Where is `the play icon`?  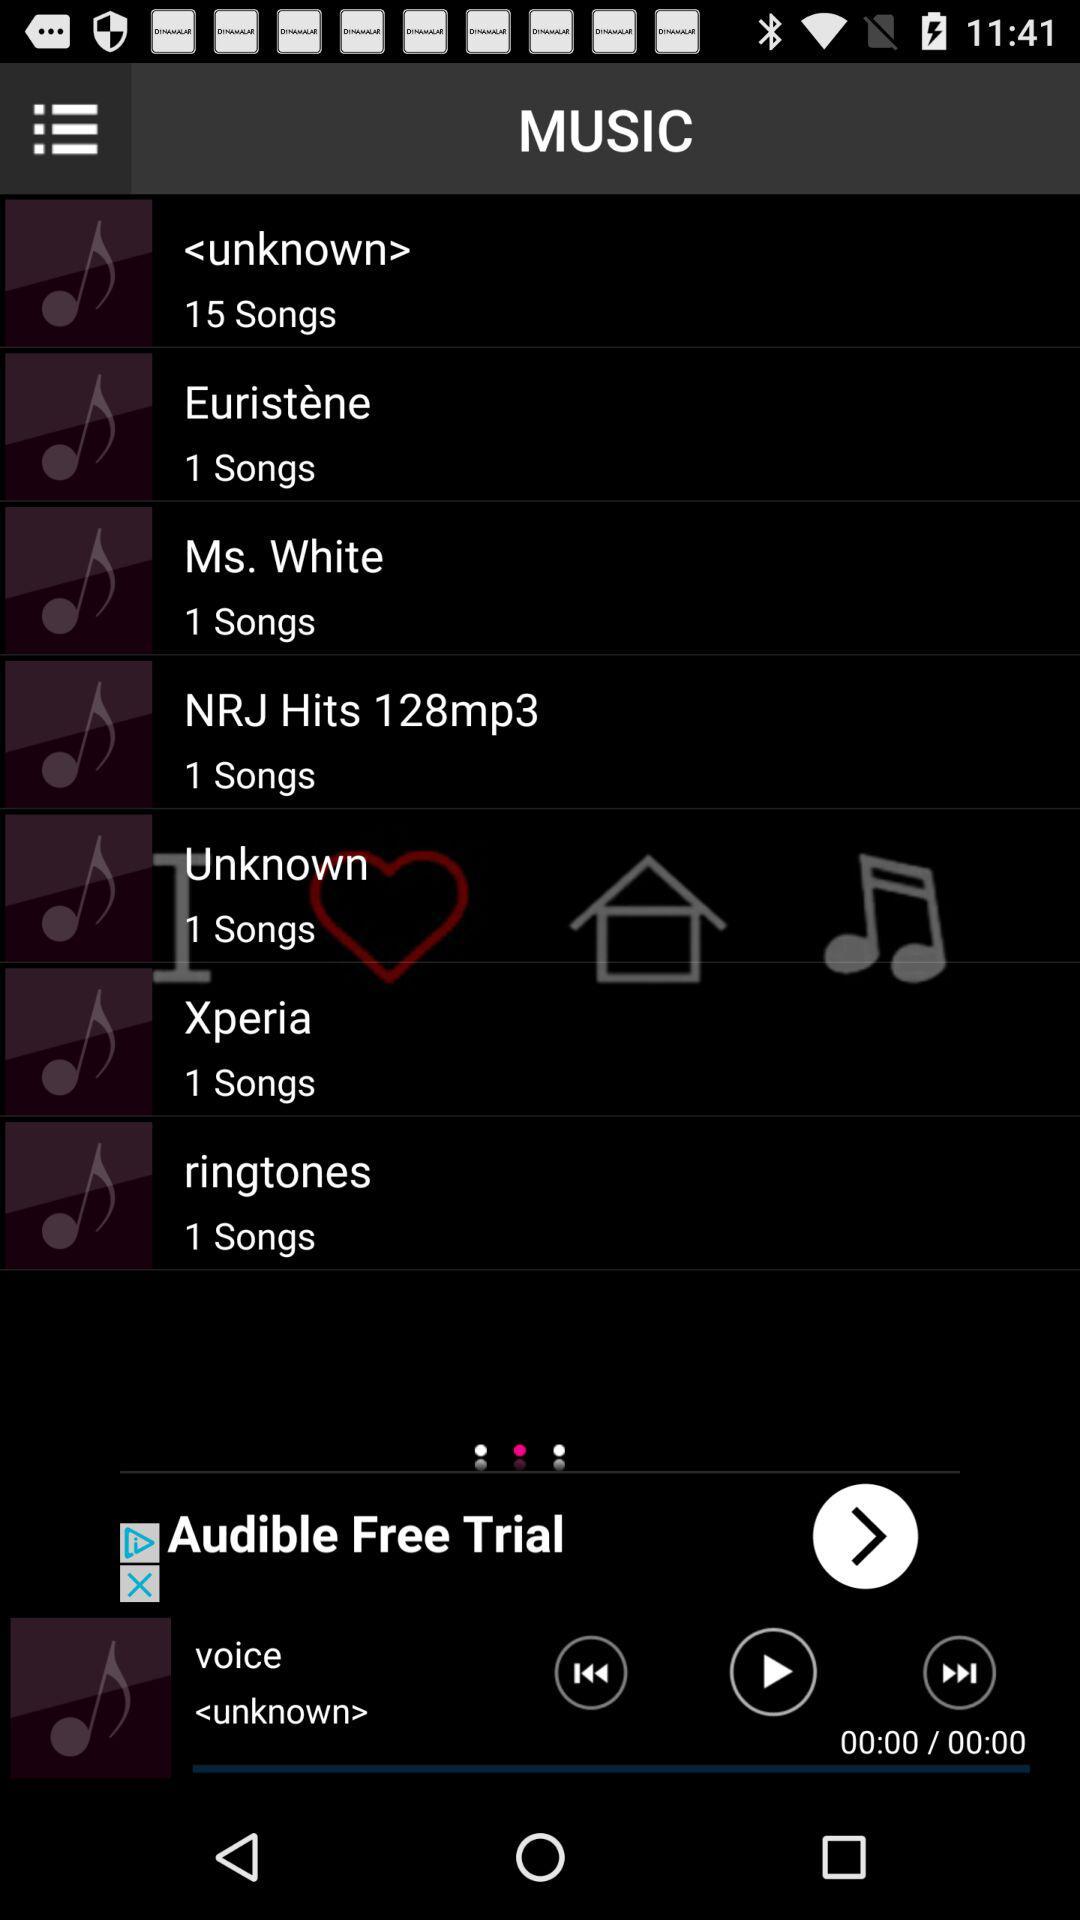 the play icon is located at coordinates (772, 1799).